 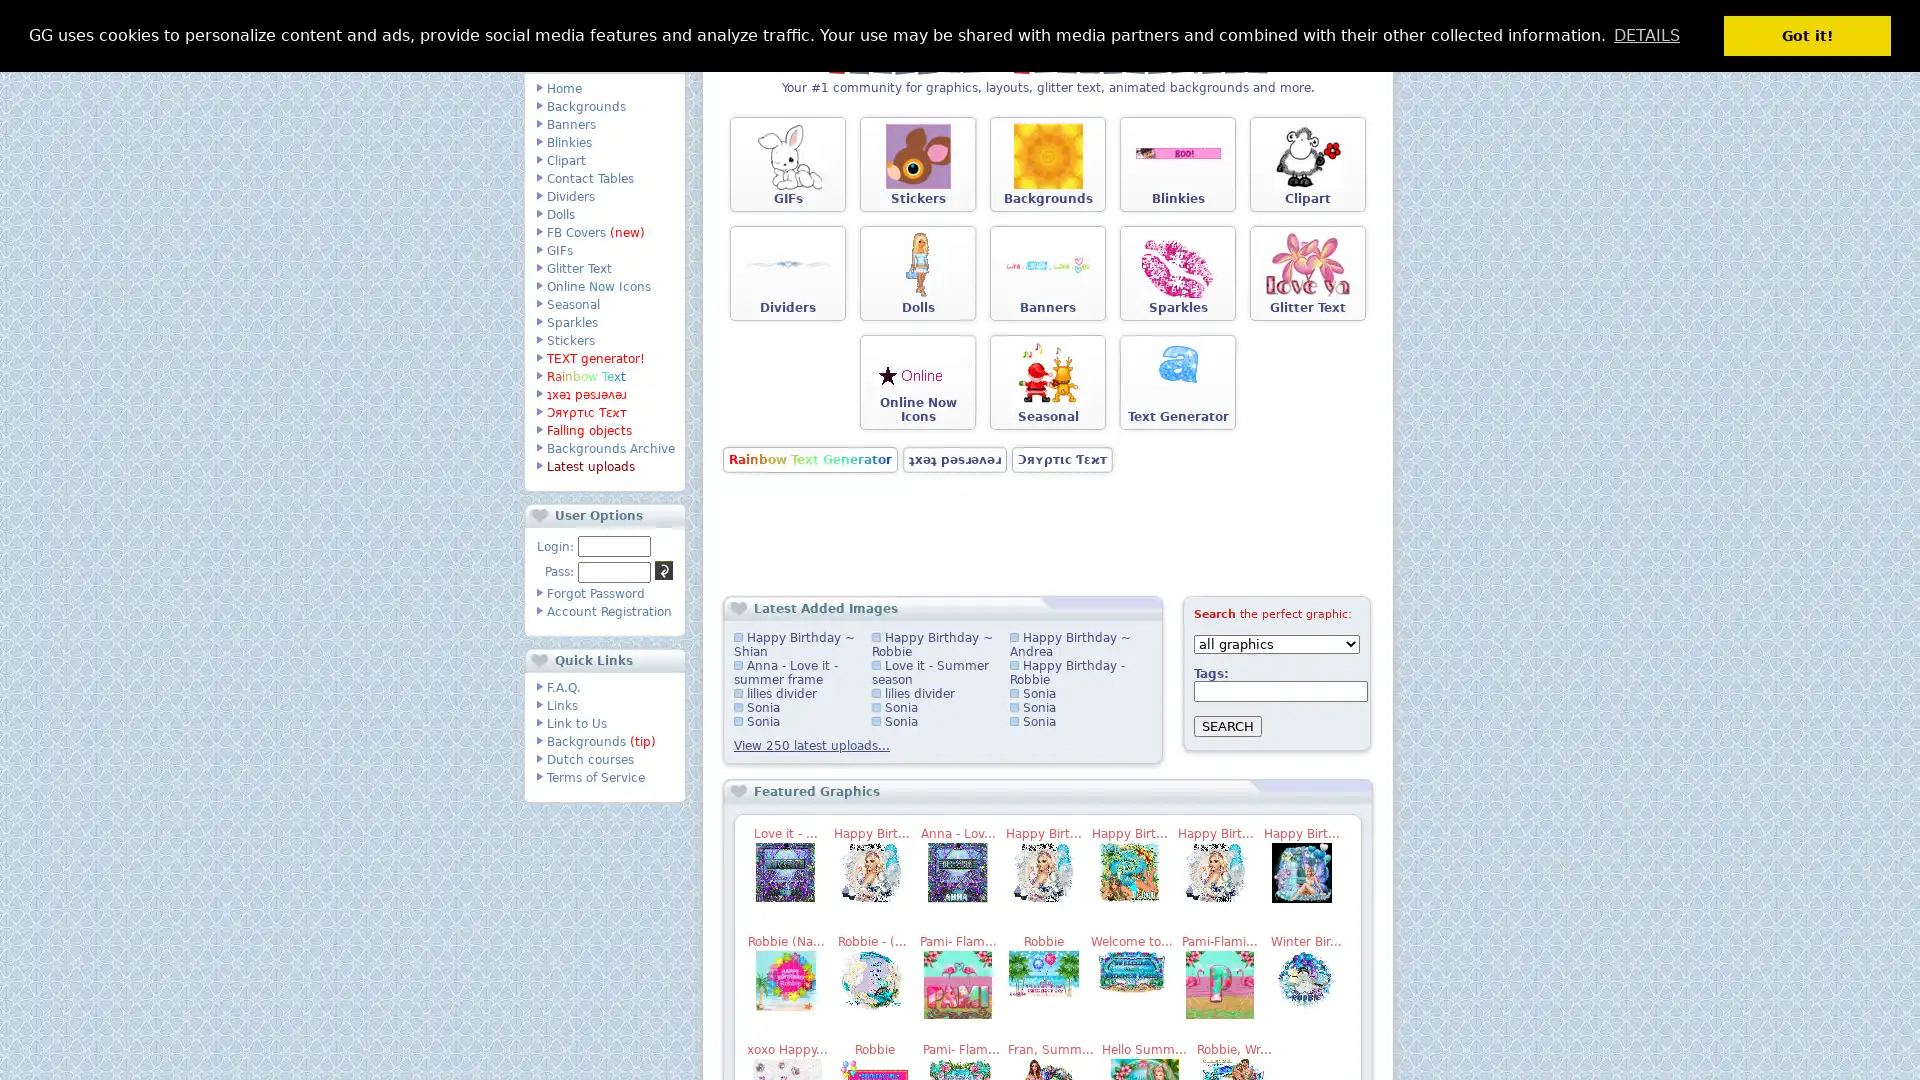 I want to click on dismiss cookie message, so click(x=1807, y=35).